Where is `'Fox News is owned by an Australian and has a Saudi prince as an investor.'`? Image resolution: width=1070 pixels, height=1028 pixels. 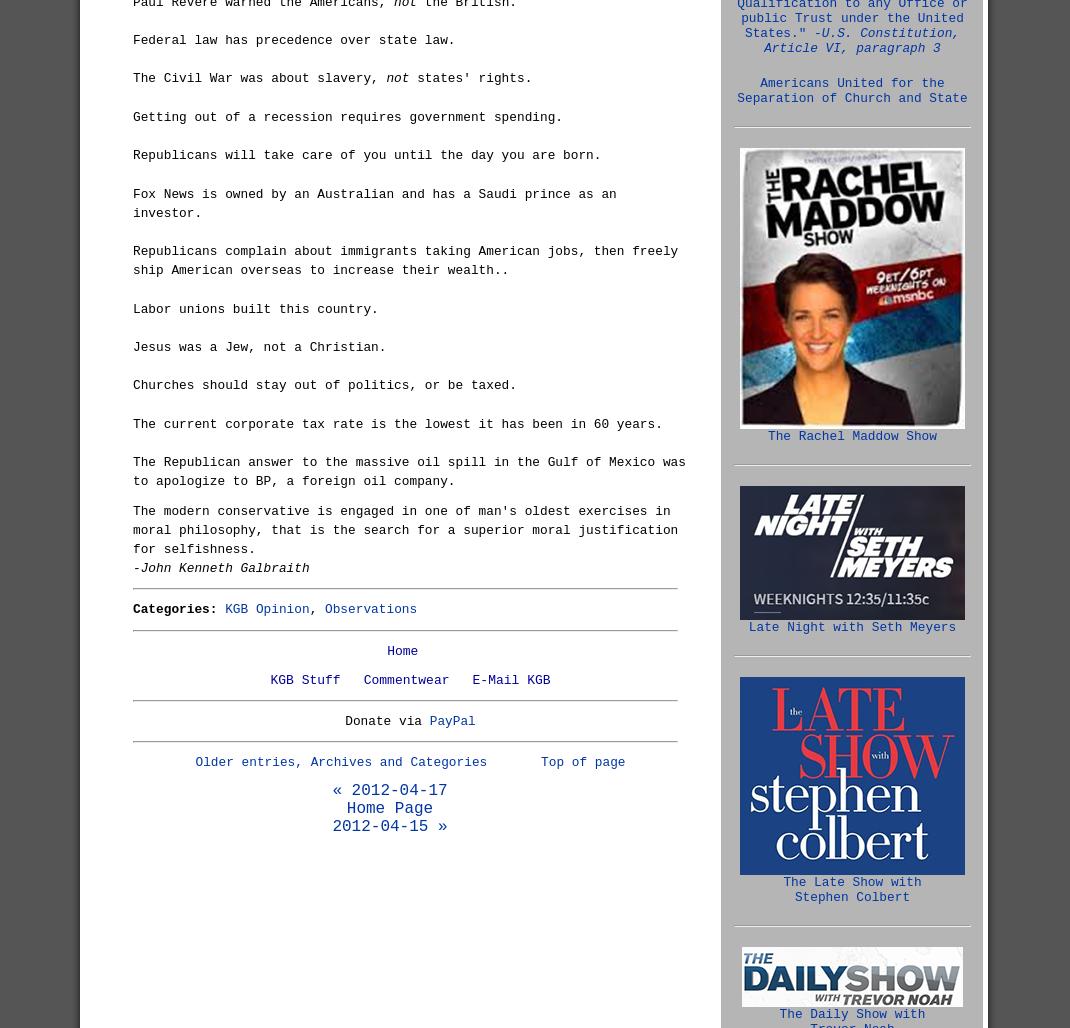 'Fox News is owned by an Australian and has a Saudi prince as an investor.' is located at coordinates (373, 202).